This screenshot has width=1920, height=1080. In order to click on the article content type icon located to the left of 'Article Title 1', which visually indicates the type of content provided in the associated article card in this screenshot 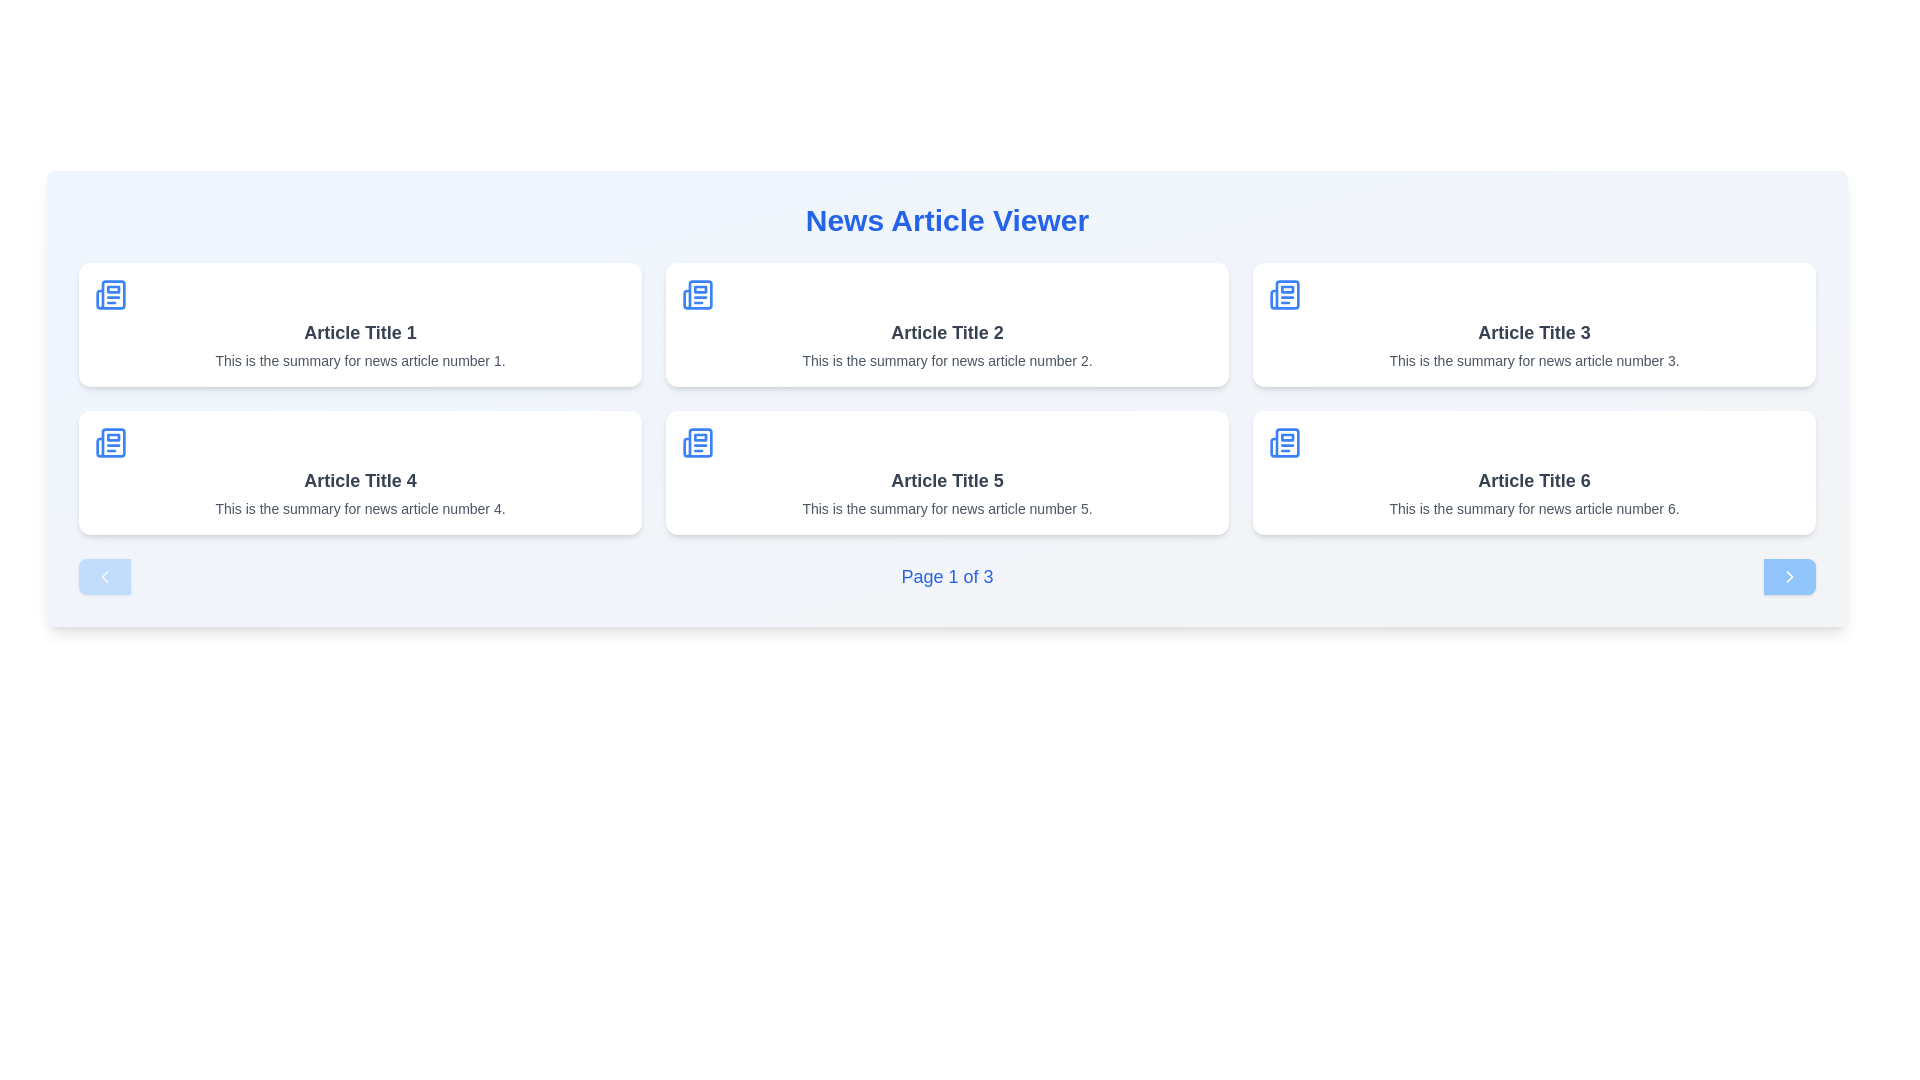, I will do `click(109, 294)`.